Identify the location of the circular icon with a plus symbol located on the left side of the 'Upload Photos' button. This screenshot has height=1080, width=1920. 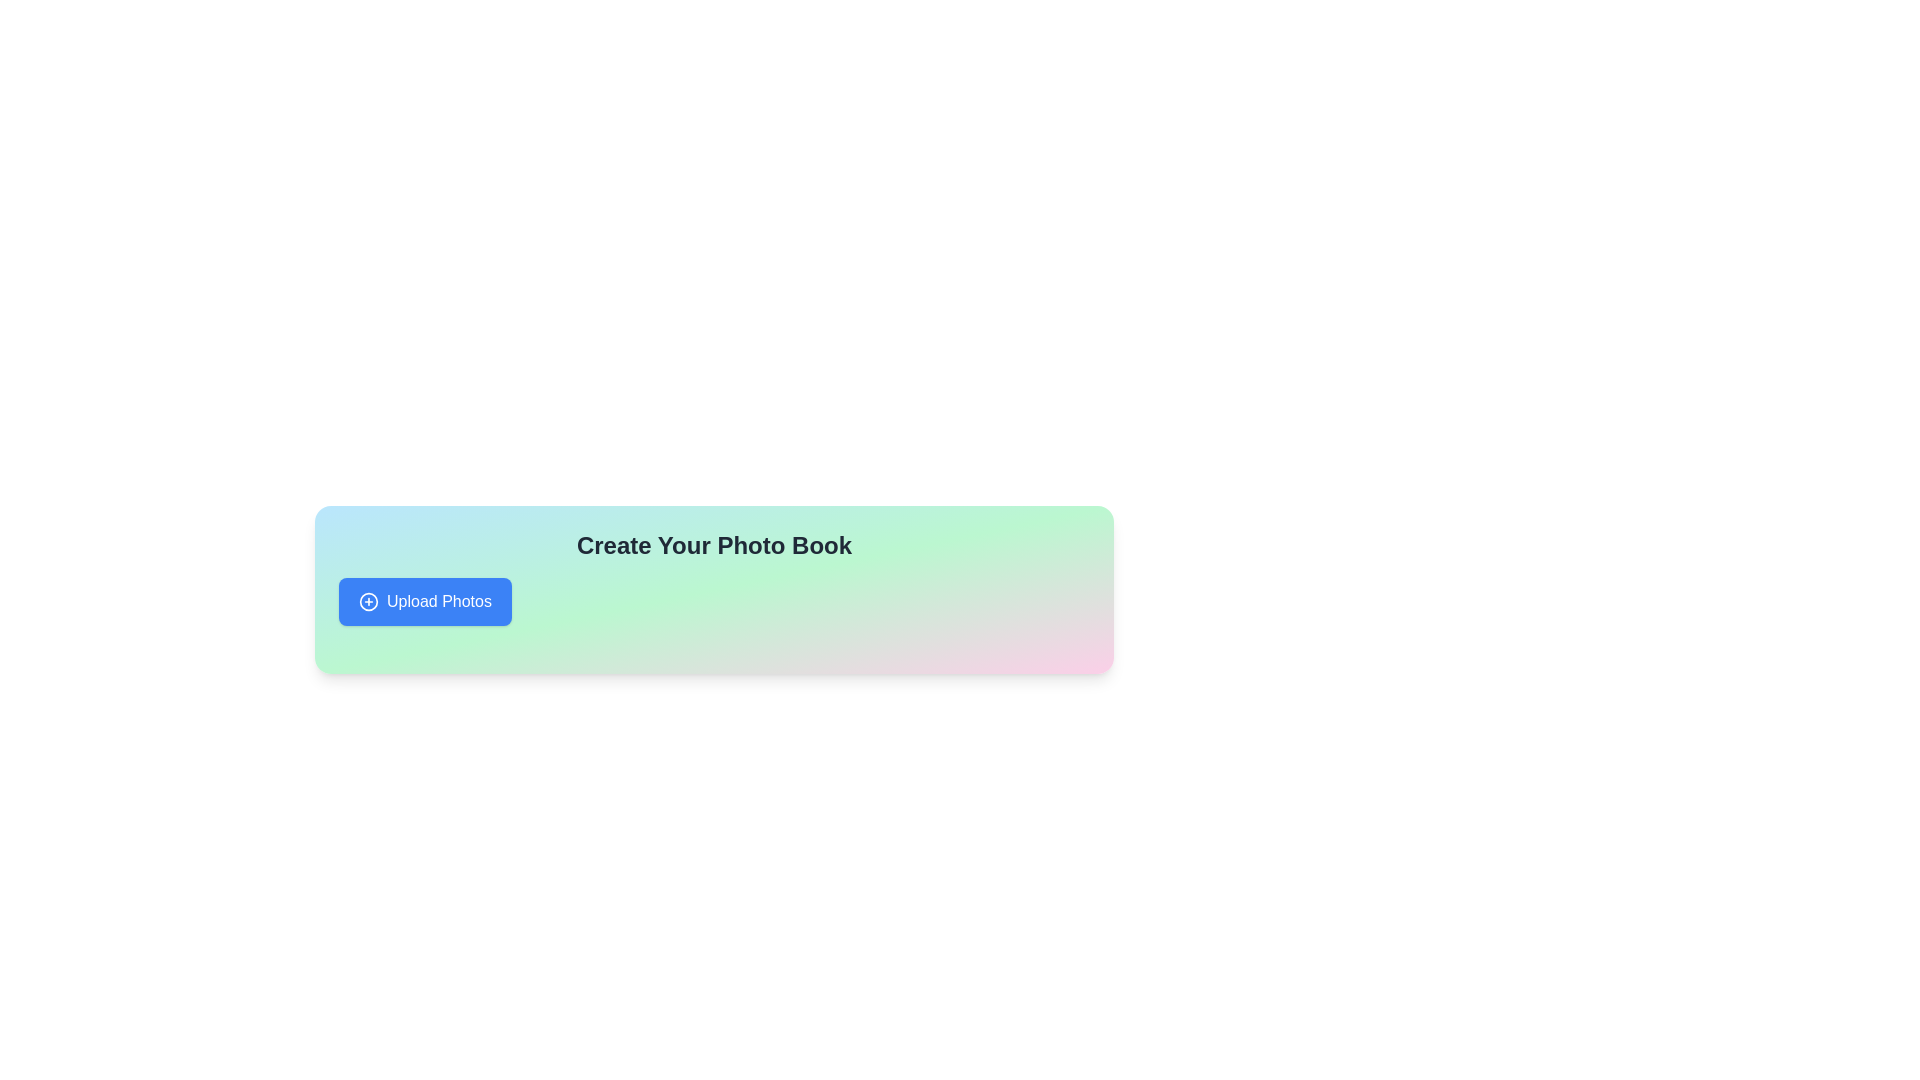
(369, 600).